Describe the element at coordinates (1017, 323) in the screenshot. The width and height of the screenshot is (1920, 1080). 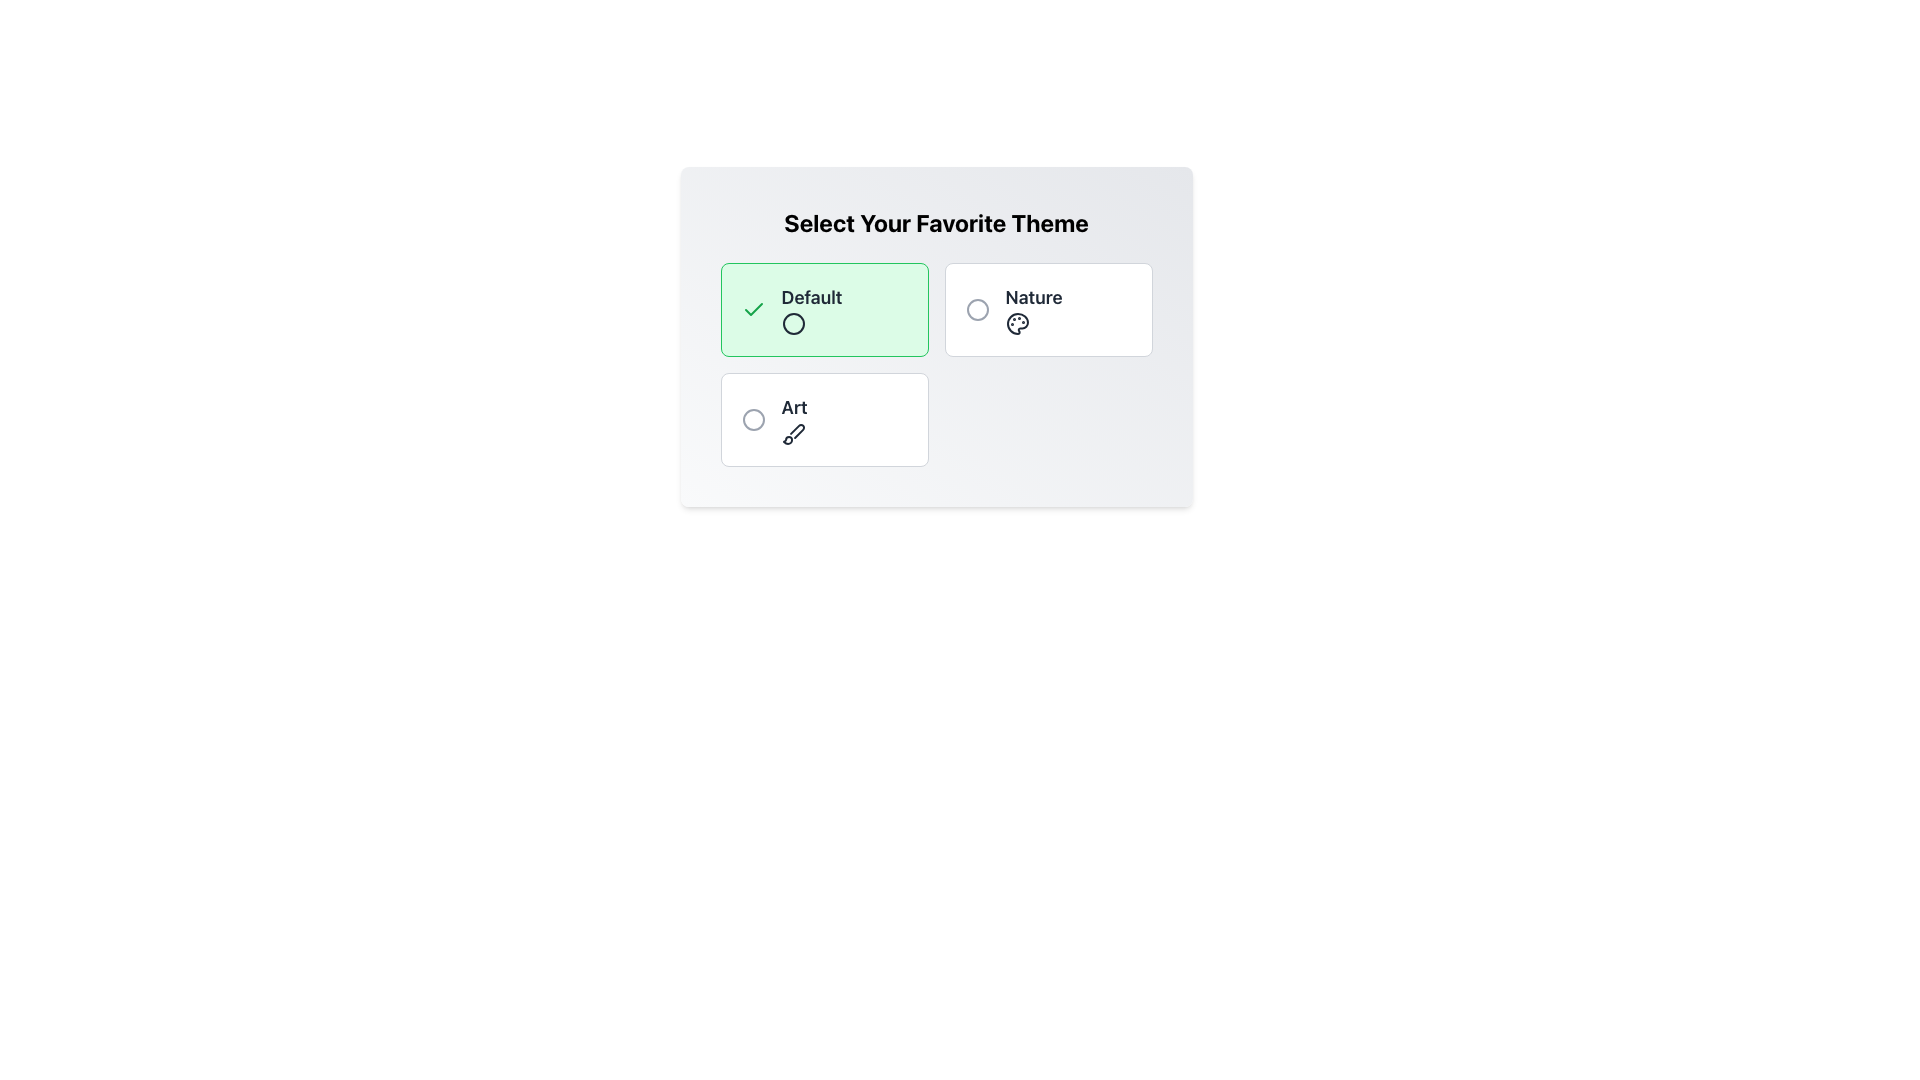
I see `the 'Nature' theme icon located in the upper-right grid of the theme selection interface` at that location.